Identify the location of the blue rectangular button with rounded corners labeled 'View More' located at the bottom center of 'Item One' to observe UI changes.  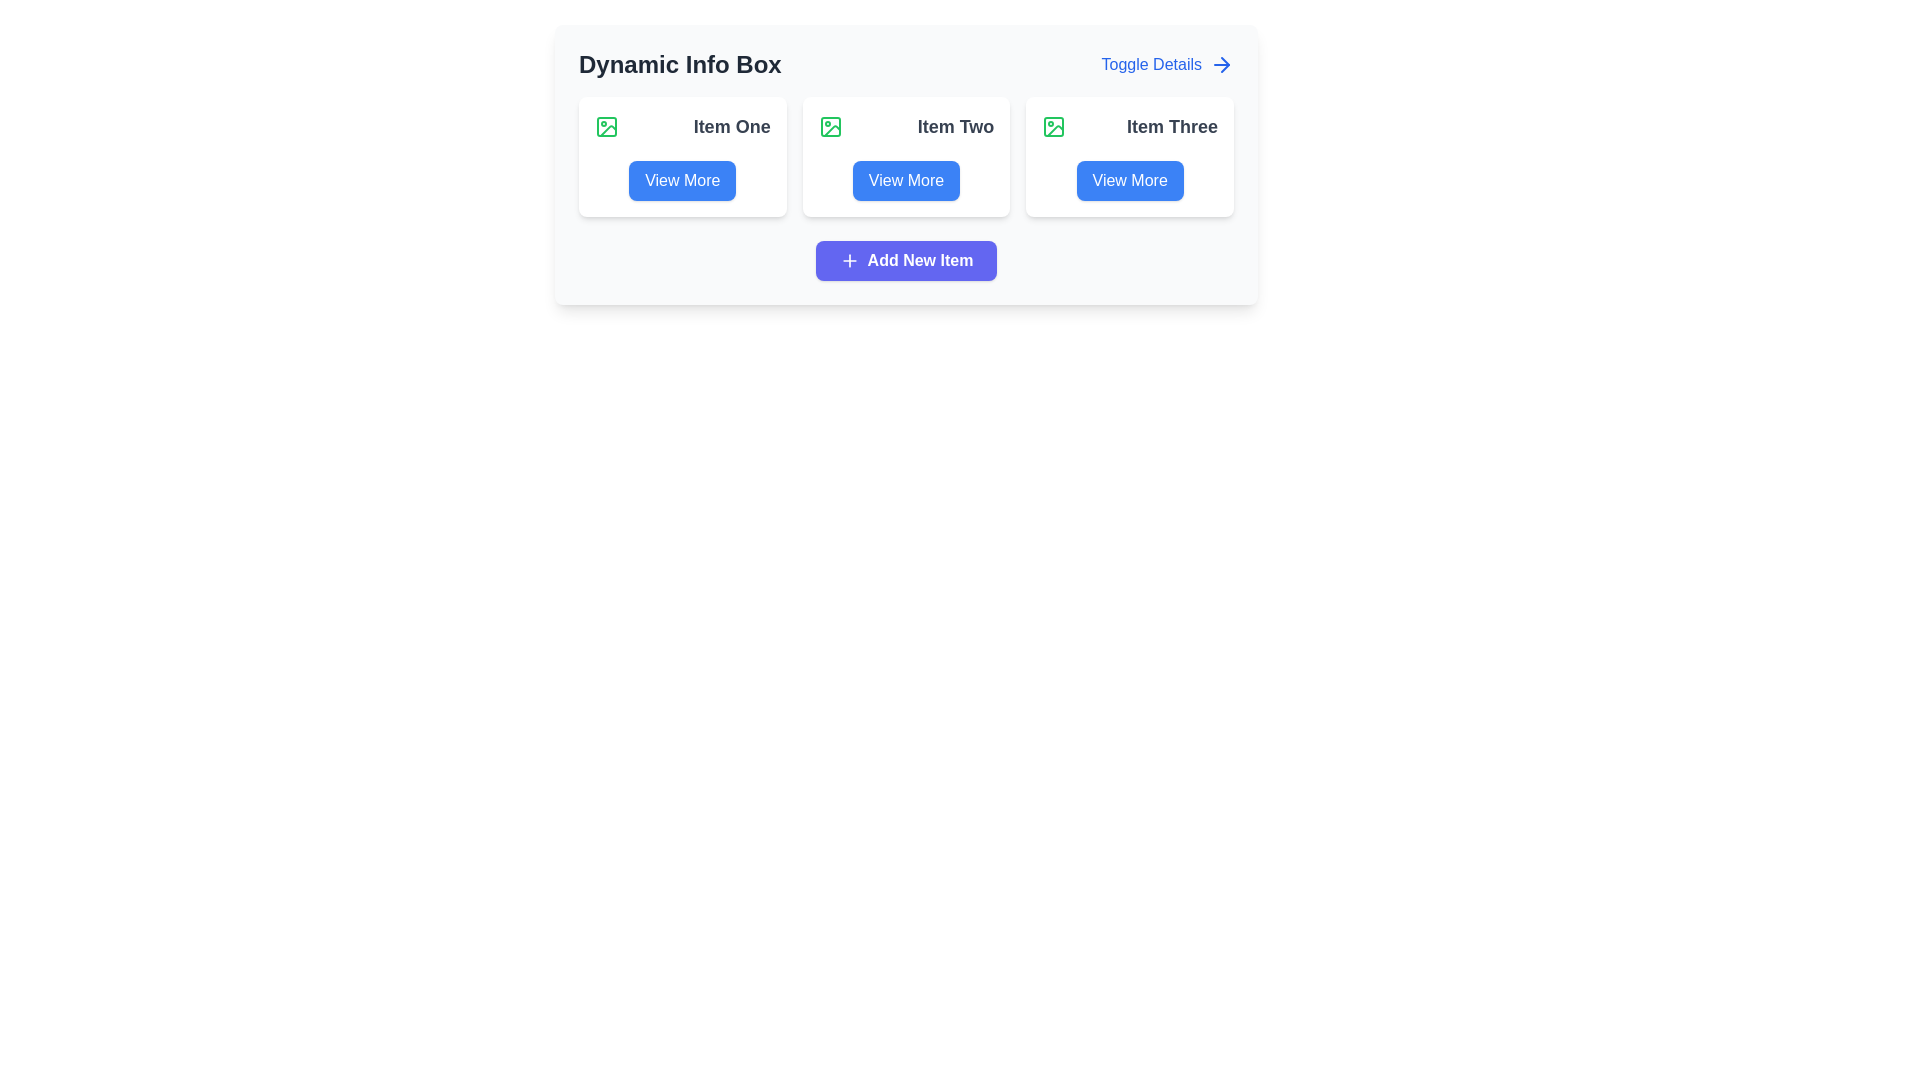
(682, 181).